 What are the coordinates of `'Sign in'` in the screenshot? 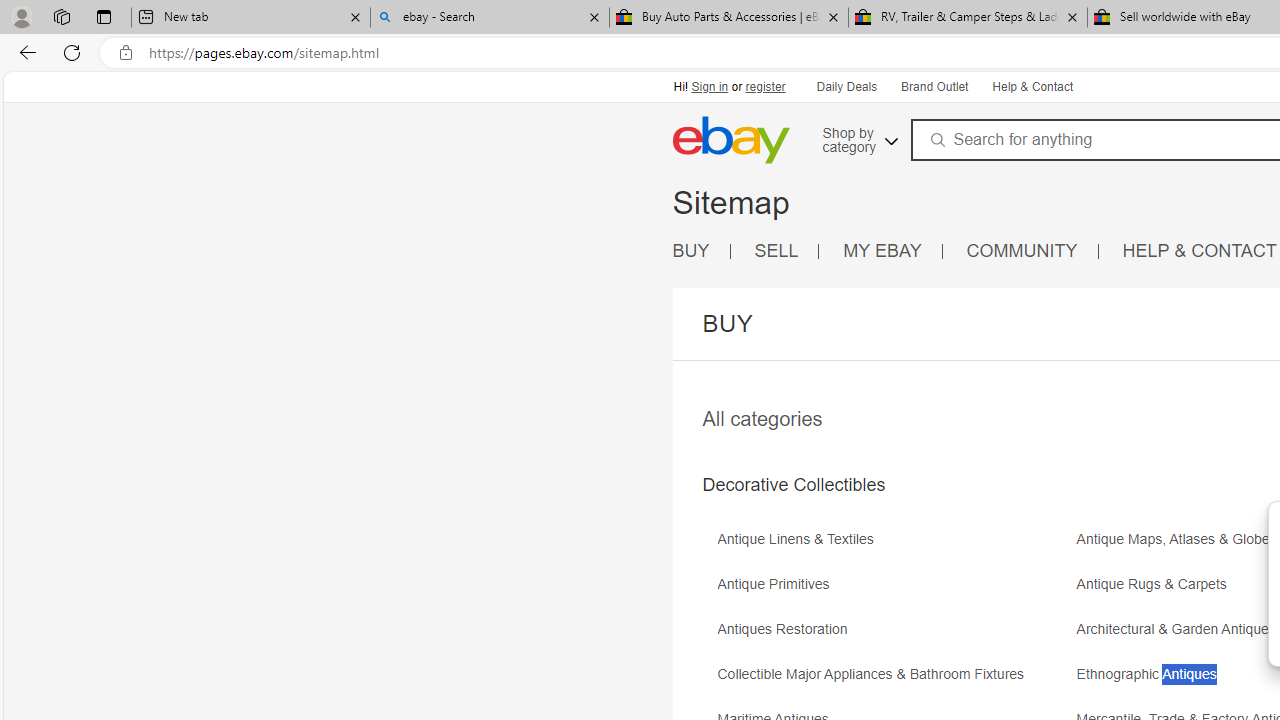 It's located at (710, 86).